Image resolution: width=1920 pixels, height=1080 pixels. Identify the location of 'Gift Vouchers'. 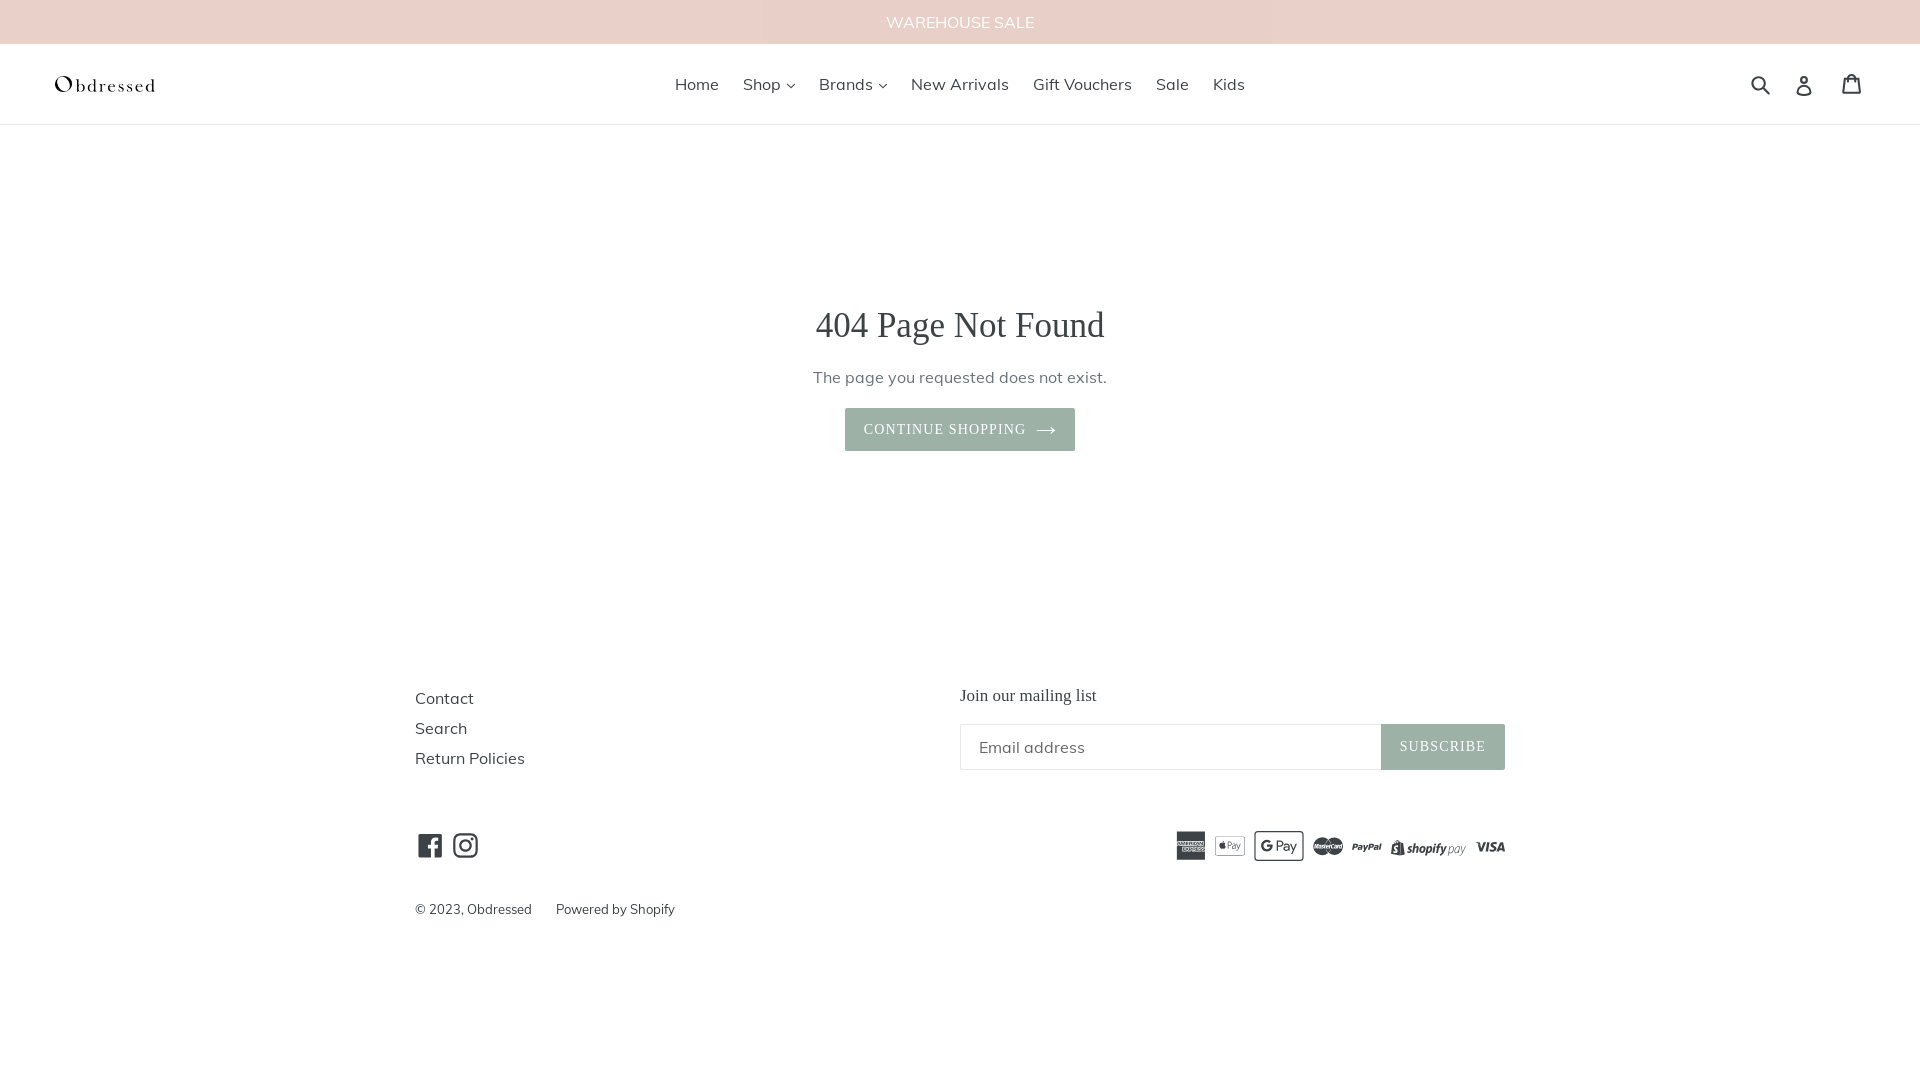
(1081, 83).